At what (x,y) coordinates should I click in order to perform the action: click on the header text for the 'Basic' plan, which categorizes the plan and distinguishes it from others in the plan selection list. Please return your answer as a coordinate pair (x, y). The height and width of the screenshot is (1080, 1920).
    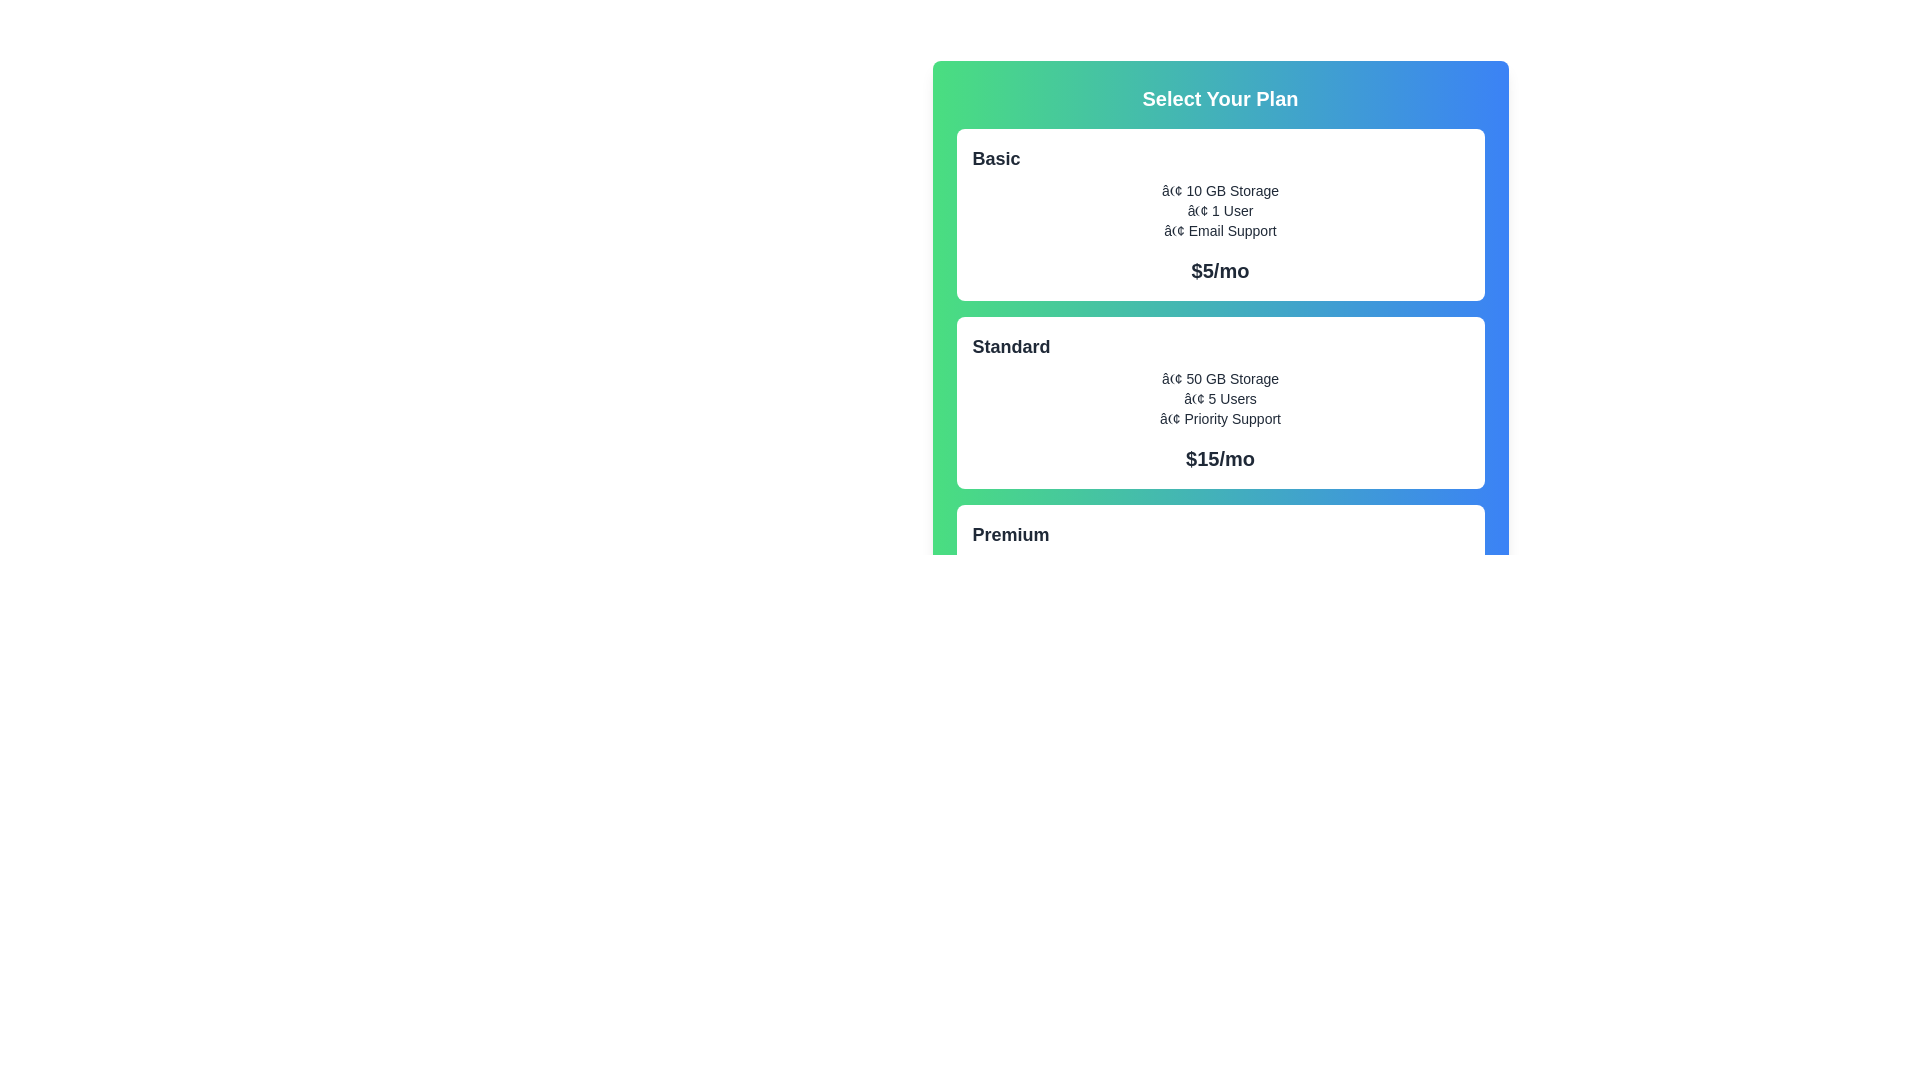
    Looking at the image, I should click on (996, 157).